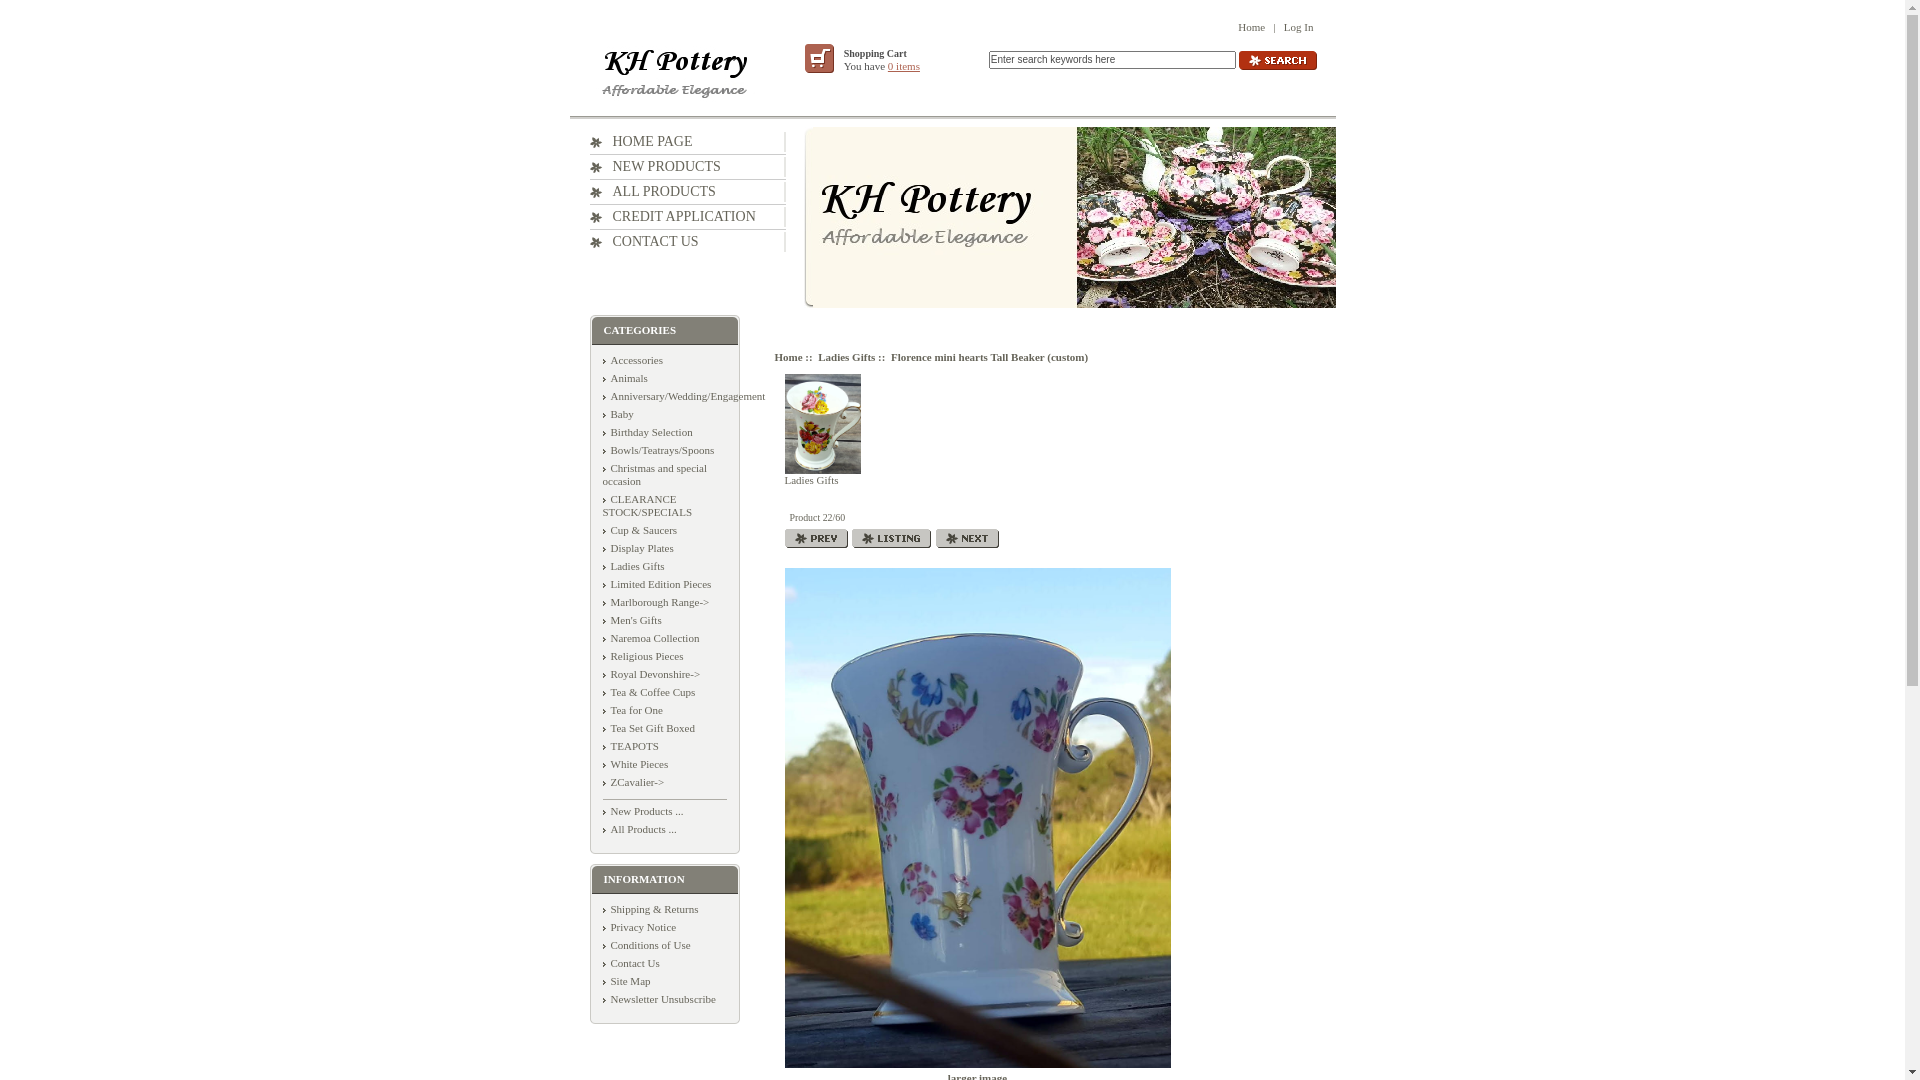 Image resolution: width=1920 pixels, height=1080 pixels. Describe the element at coordinates (977, 817) in the screenshot. I see `' Florence mini hearts Tall Beaker (custom) '` at that location.